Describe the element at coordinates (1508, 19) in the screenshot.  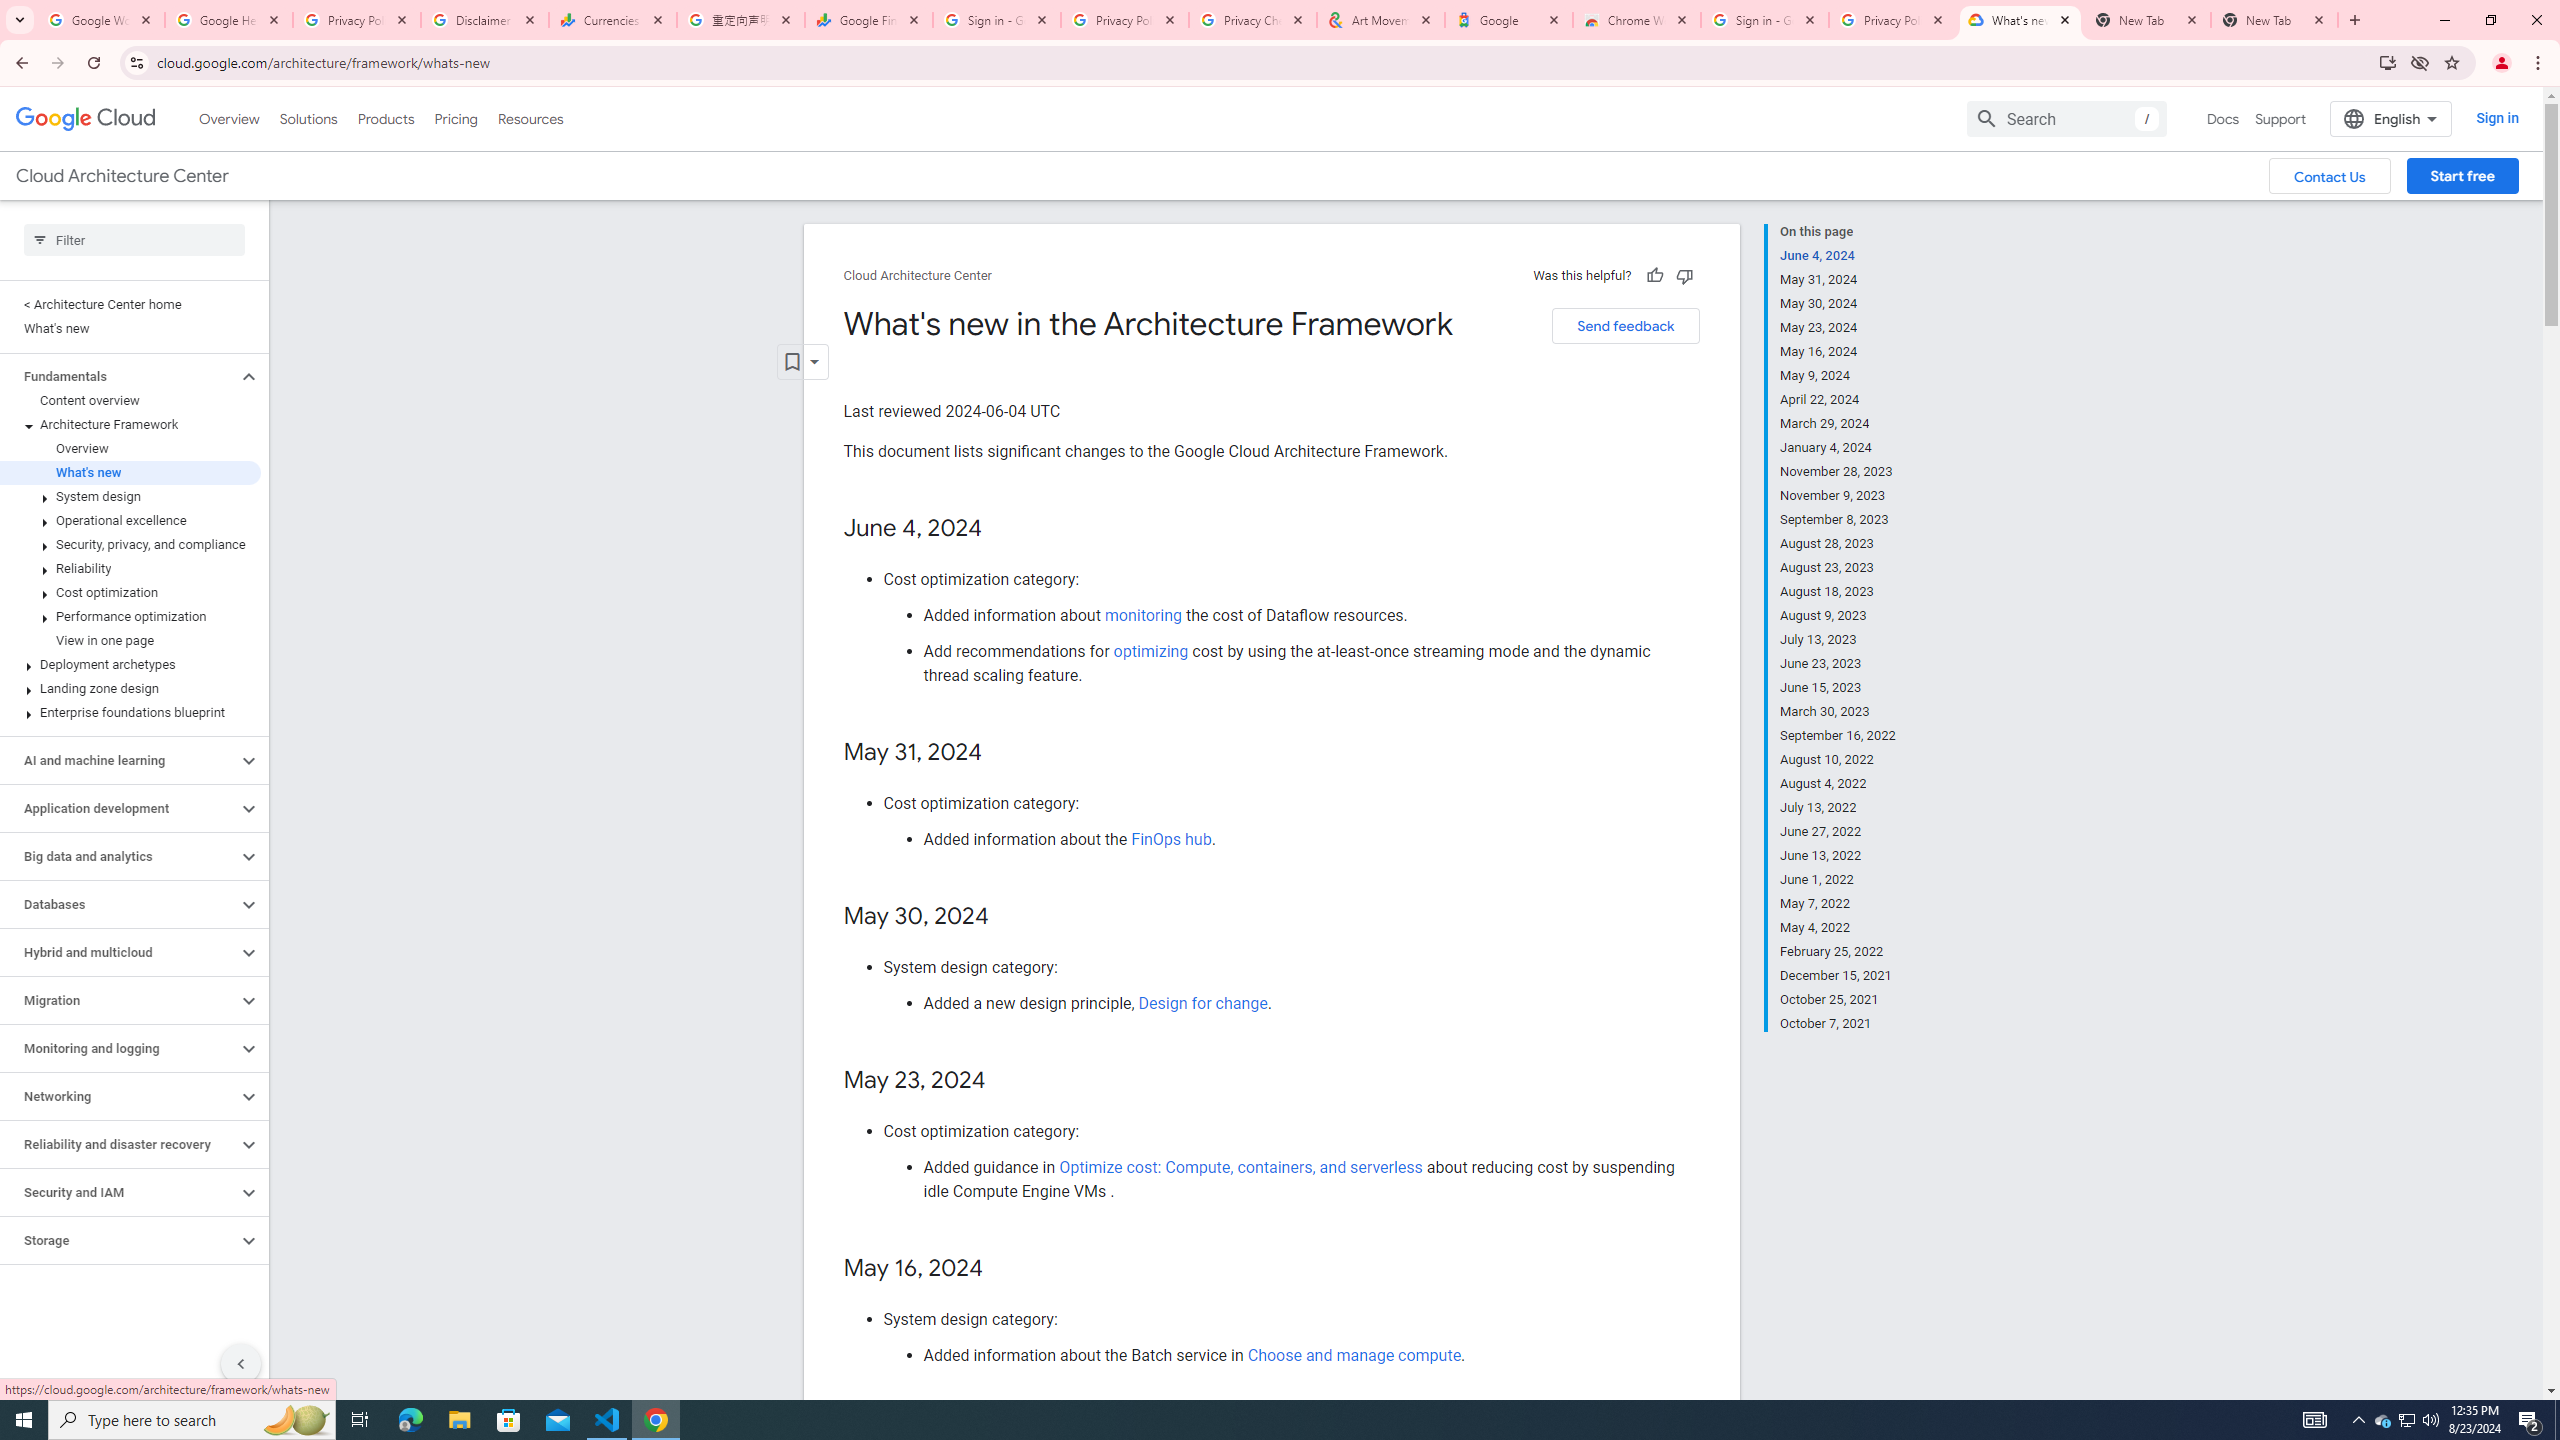
I see `'Google'` at that location.